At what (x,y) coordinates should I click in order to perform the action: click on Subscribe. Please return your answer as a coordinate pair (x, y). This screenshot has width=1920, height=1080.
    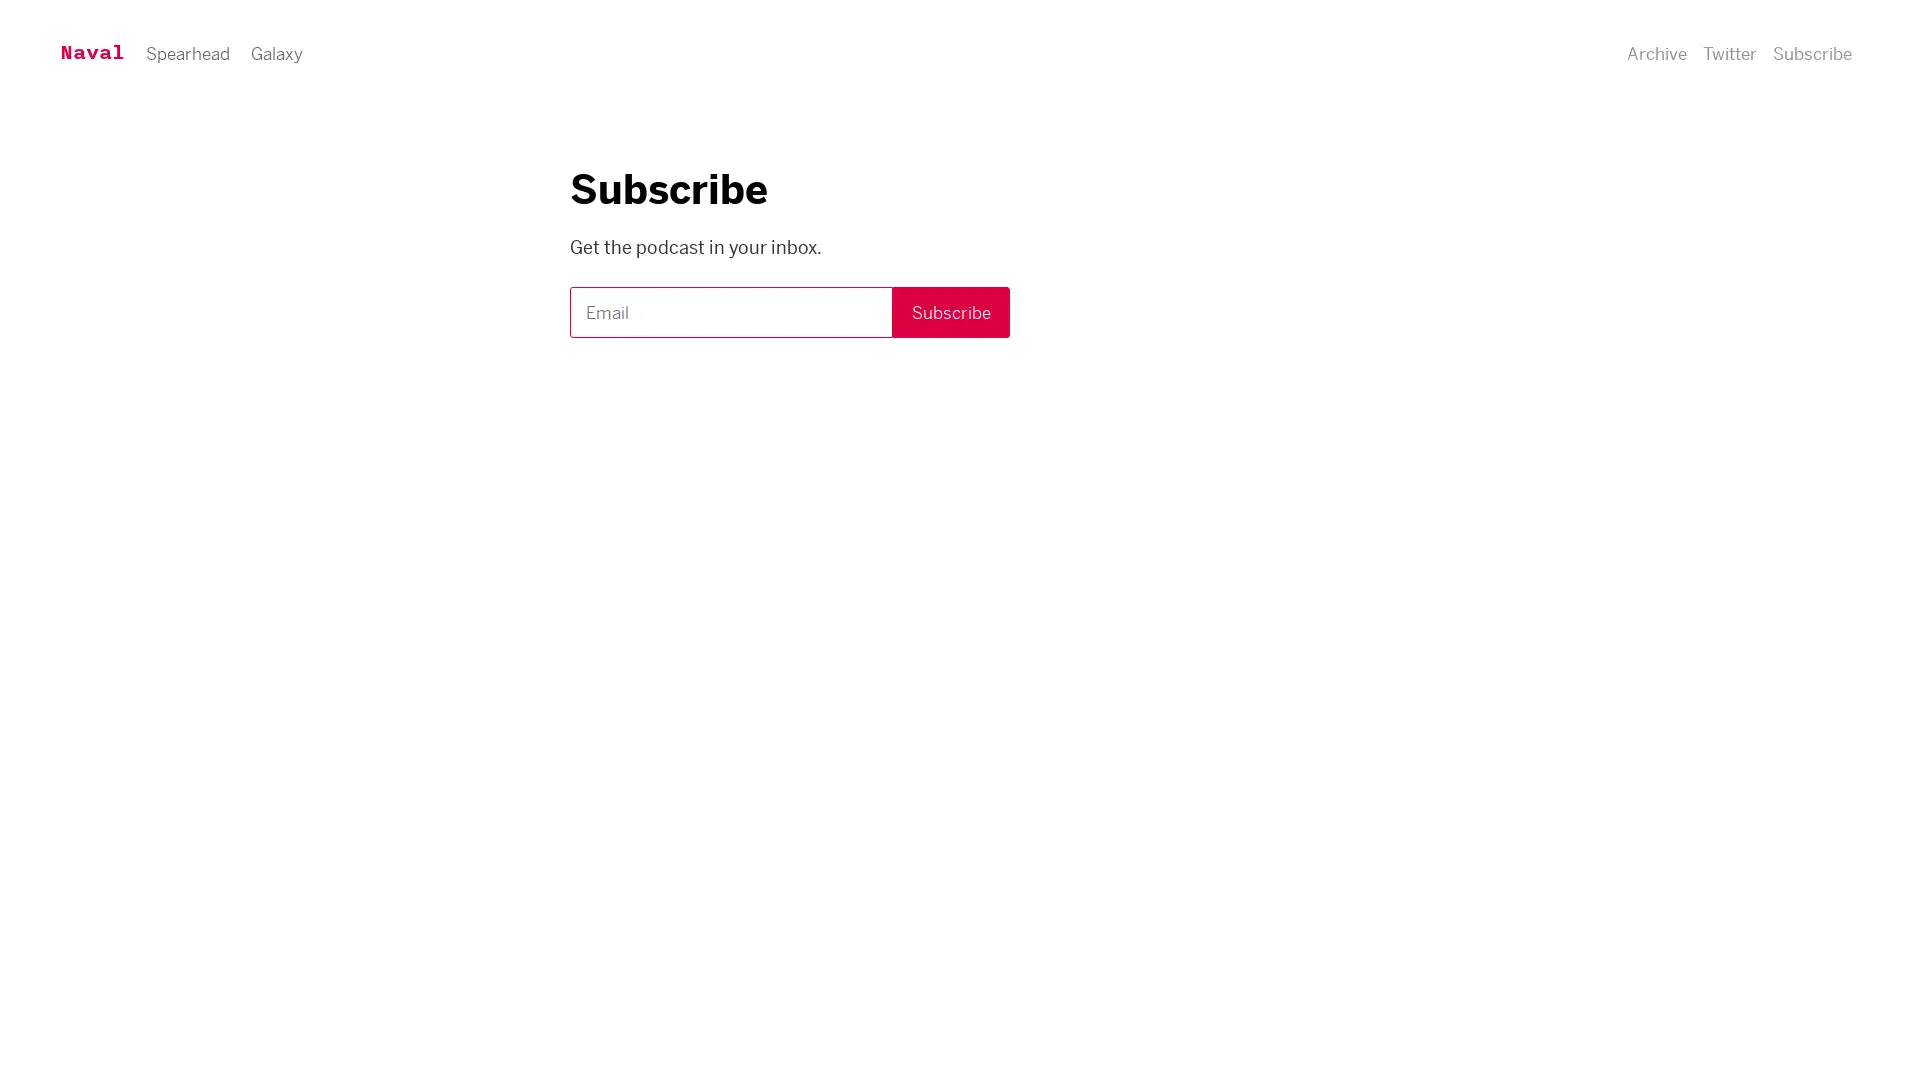
    Looking at the image, I should click on (1726, 67).